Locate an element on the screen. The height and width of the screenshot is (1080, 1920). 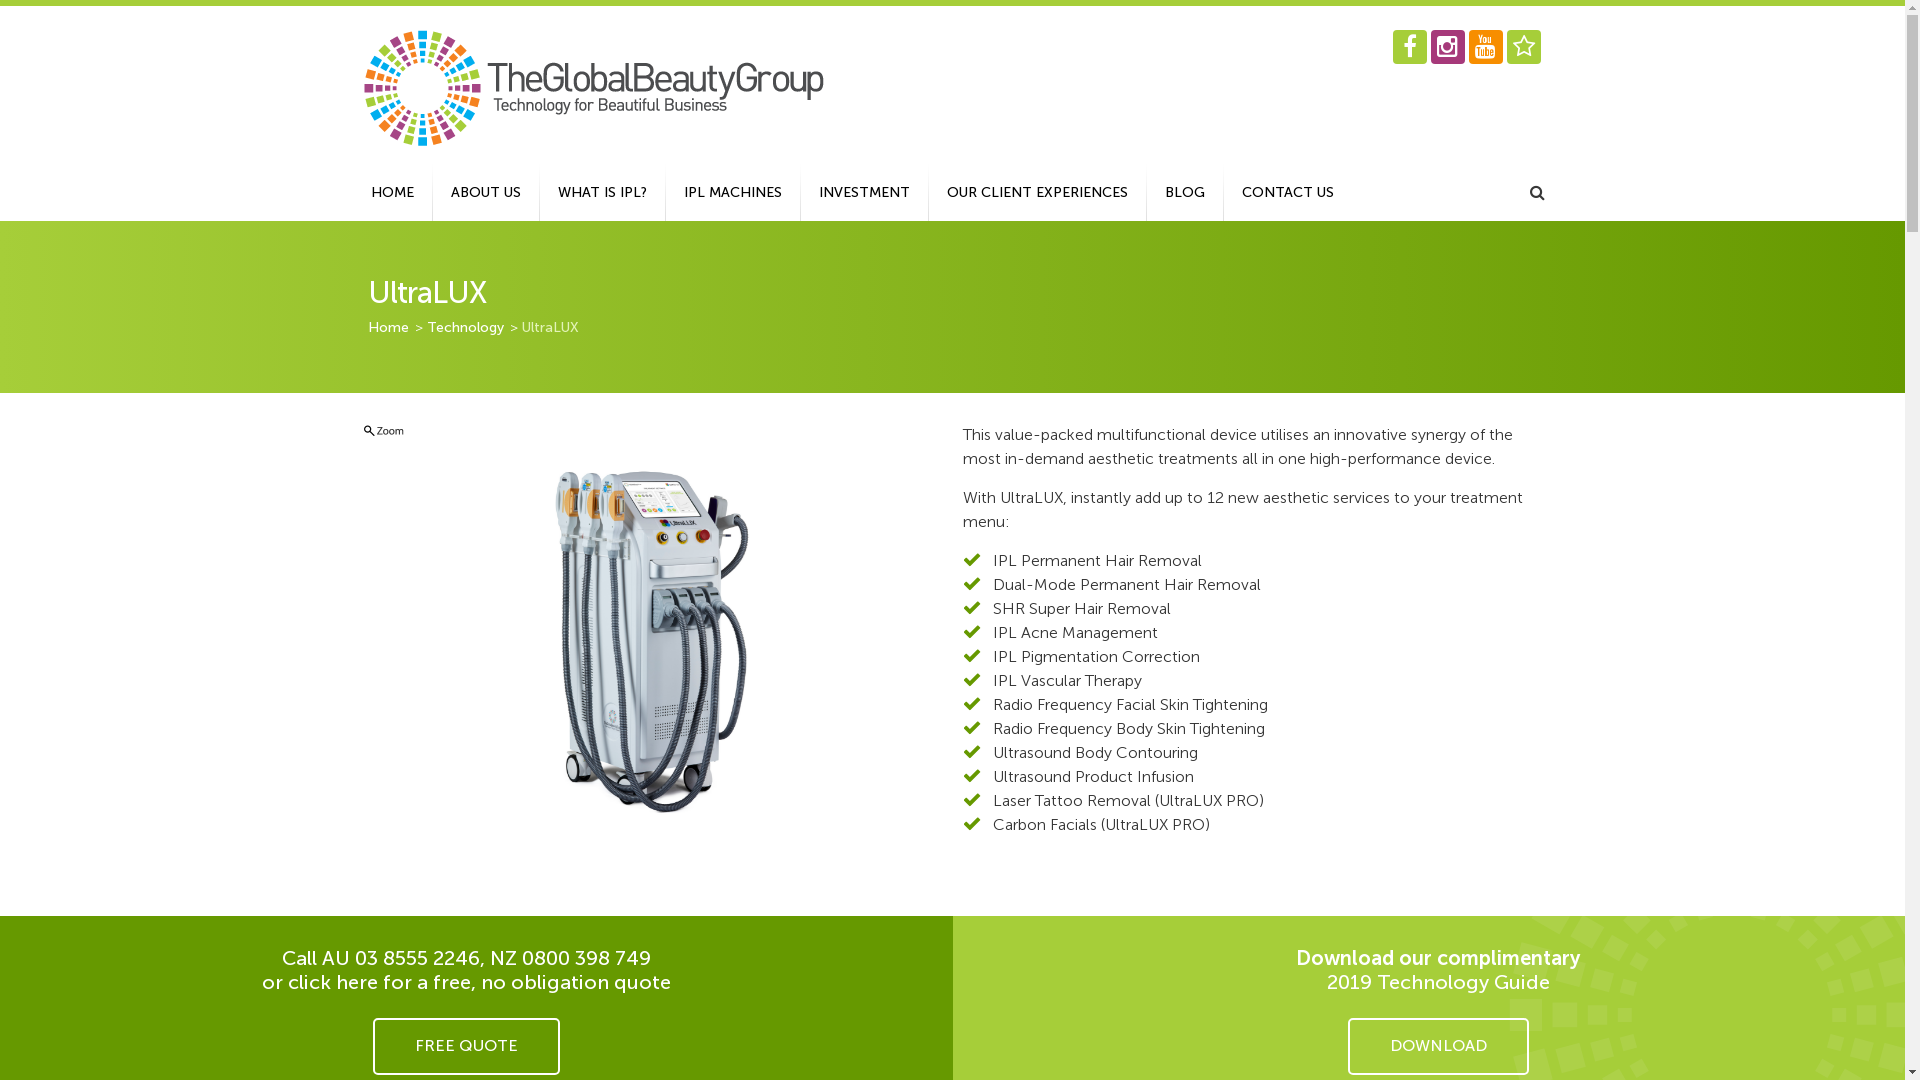
'FREE QUOTE' is located at coordinates (465, 1045).